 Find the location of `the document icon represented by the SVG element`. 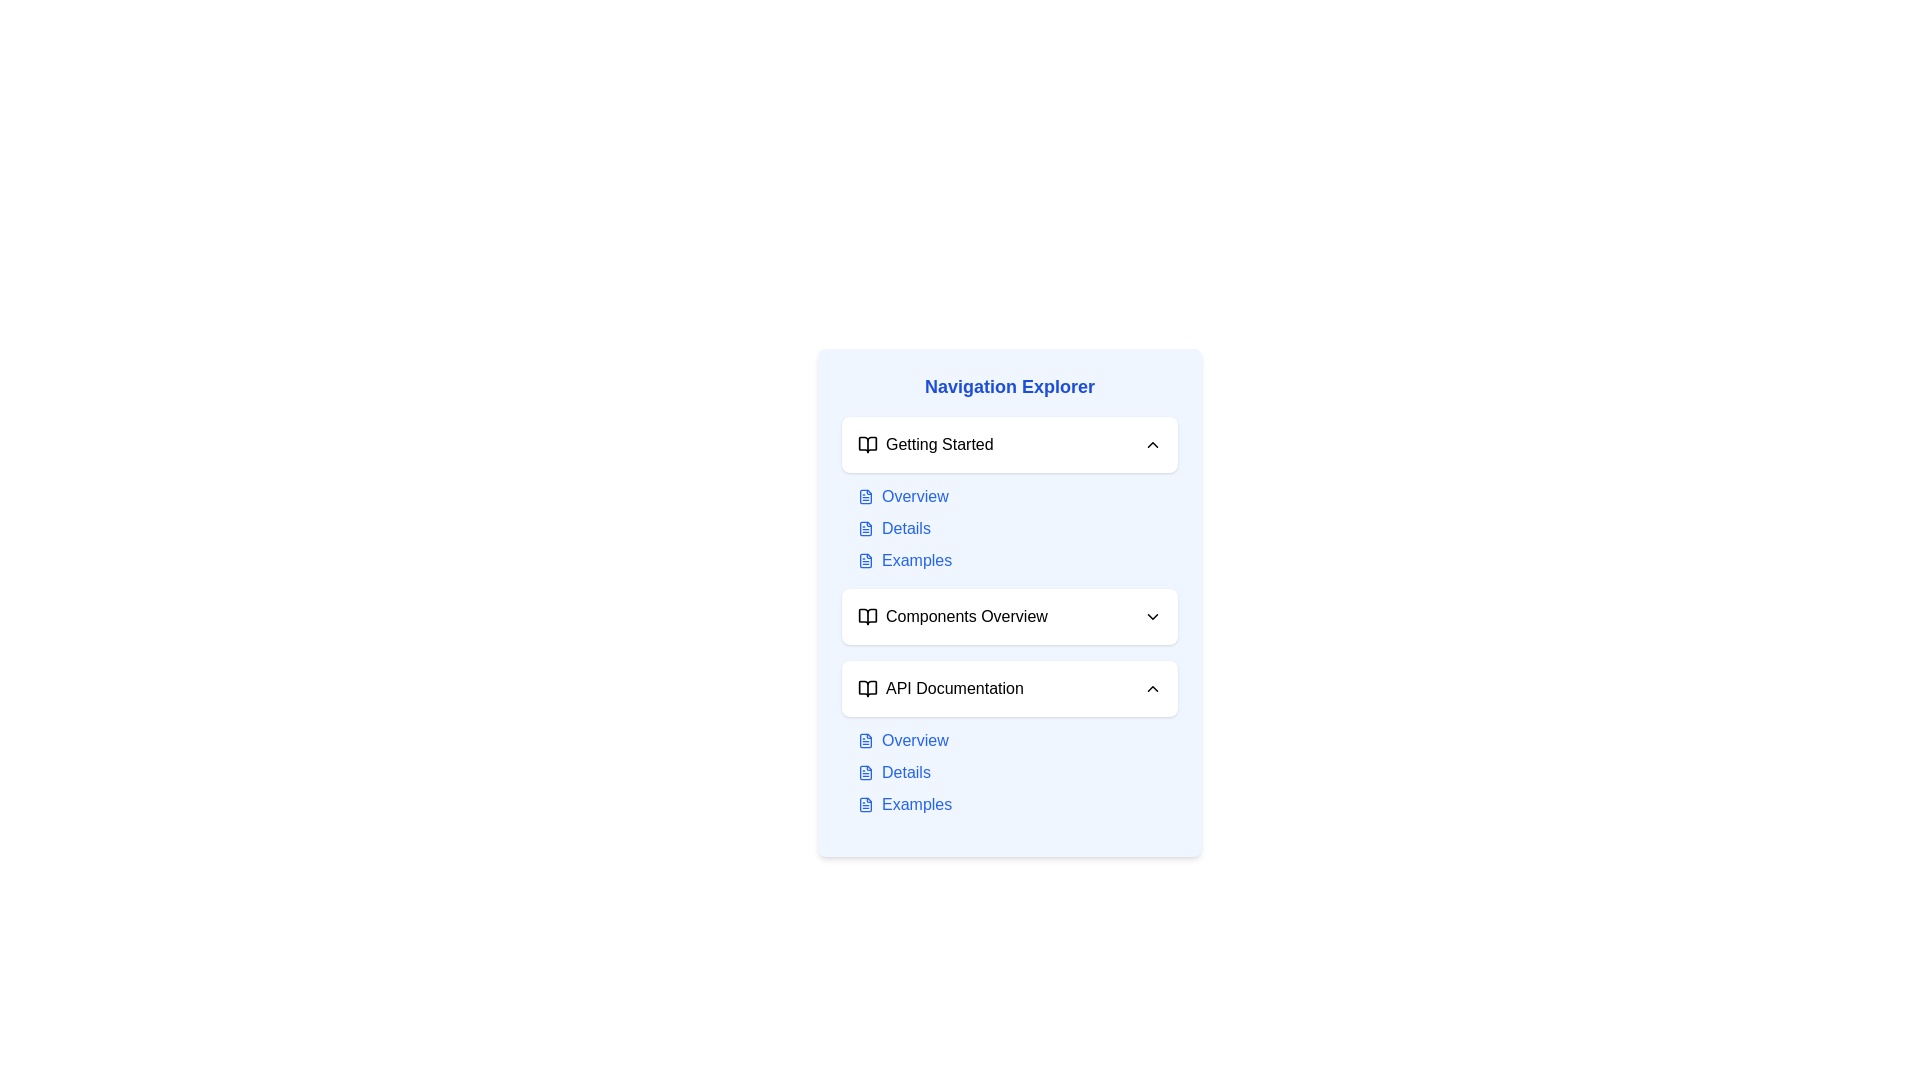

the document icon represented by the SVG element is located at coordinates (865, 527).